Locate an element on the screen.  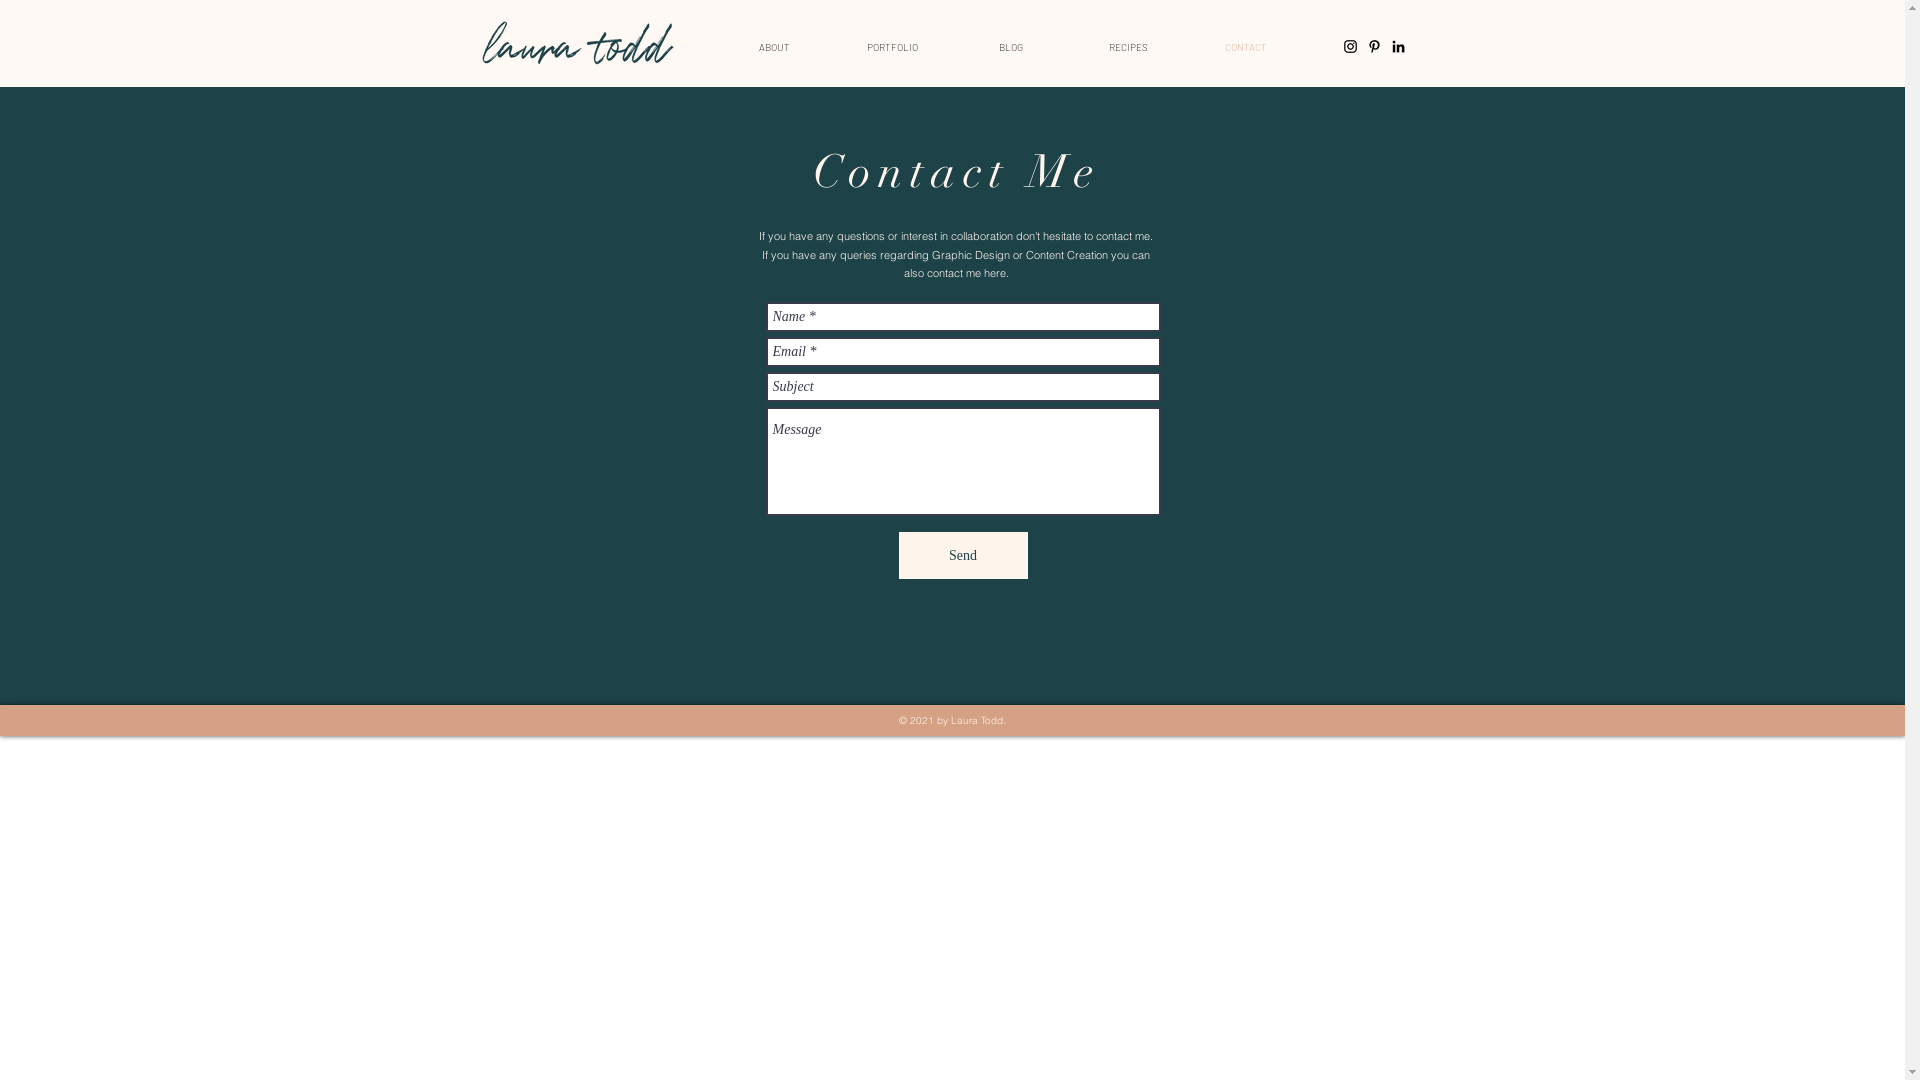
'BLOG' is located at coordinates (950, 45).